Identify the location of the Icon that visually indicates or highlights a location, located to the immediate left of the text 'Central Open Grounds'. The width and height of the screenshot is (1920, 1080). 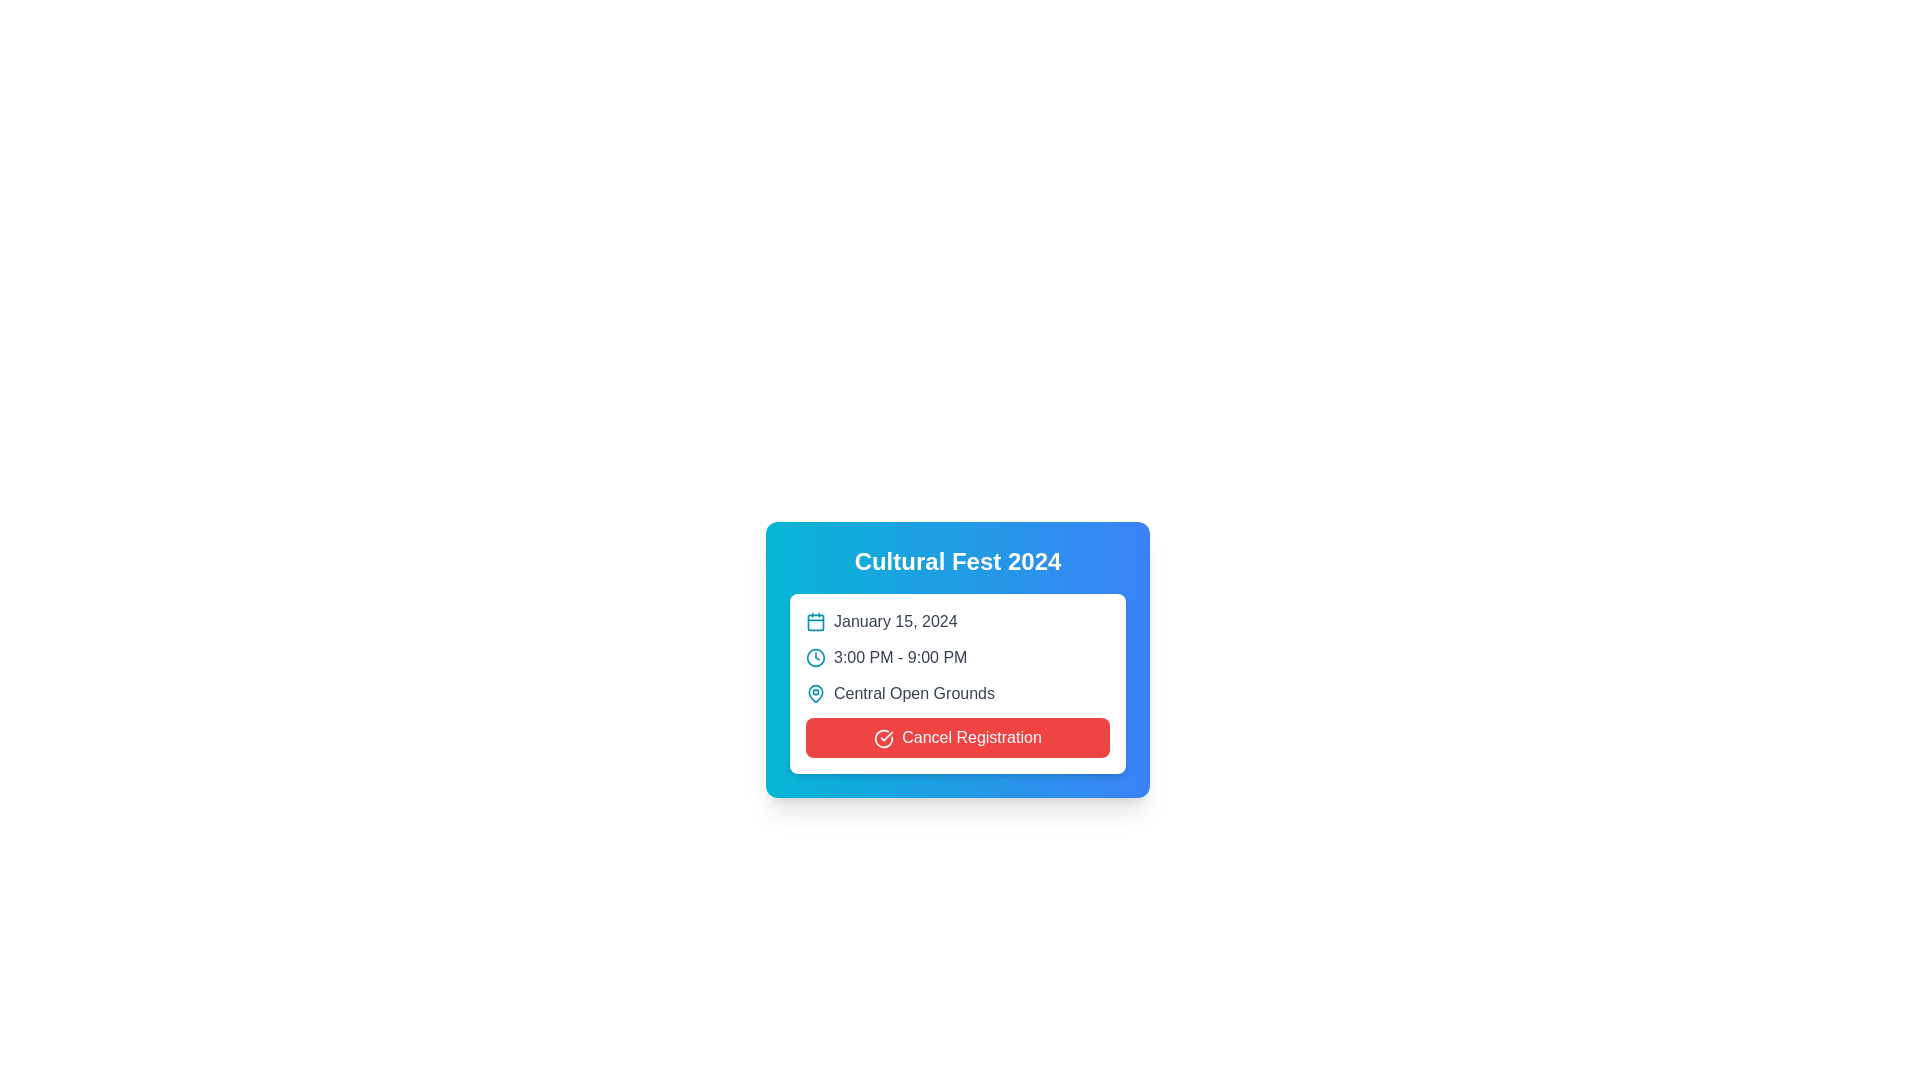
(816, 693).